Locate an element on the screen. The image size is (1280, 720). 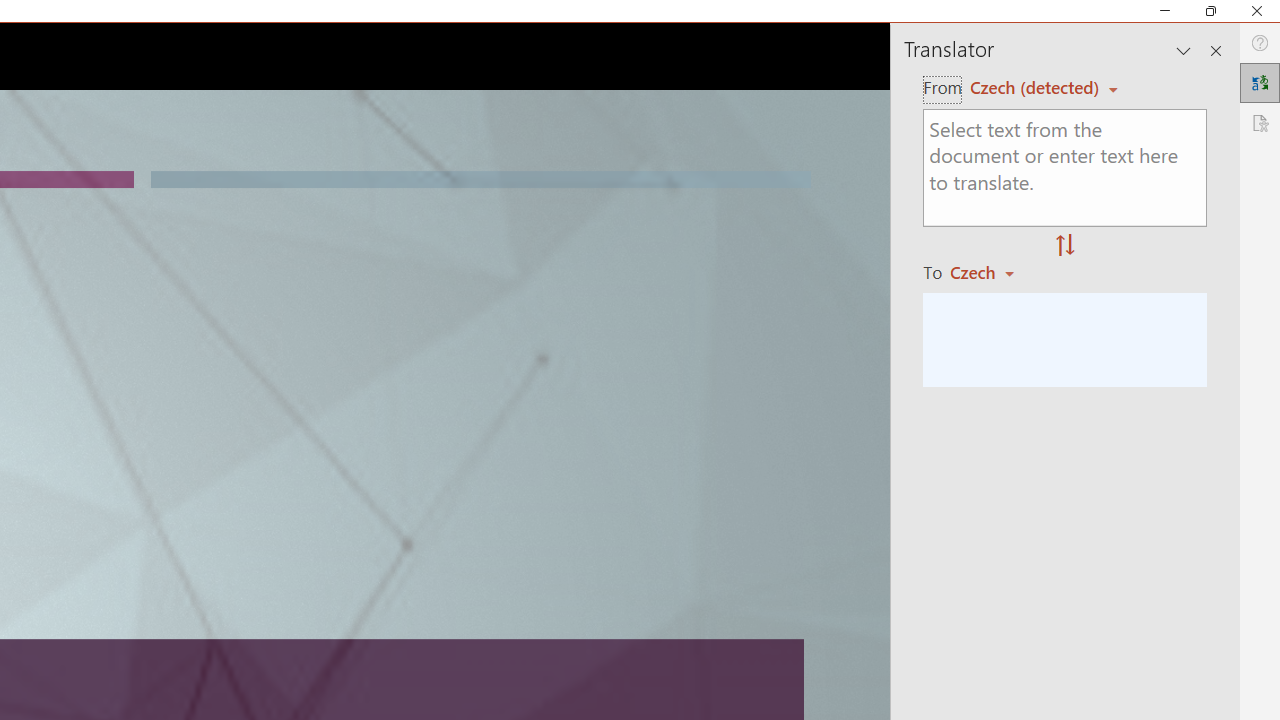
'Czech' is located at coordinates (991, 272).